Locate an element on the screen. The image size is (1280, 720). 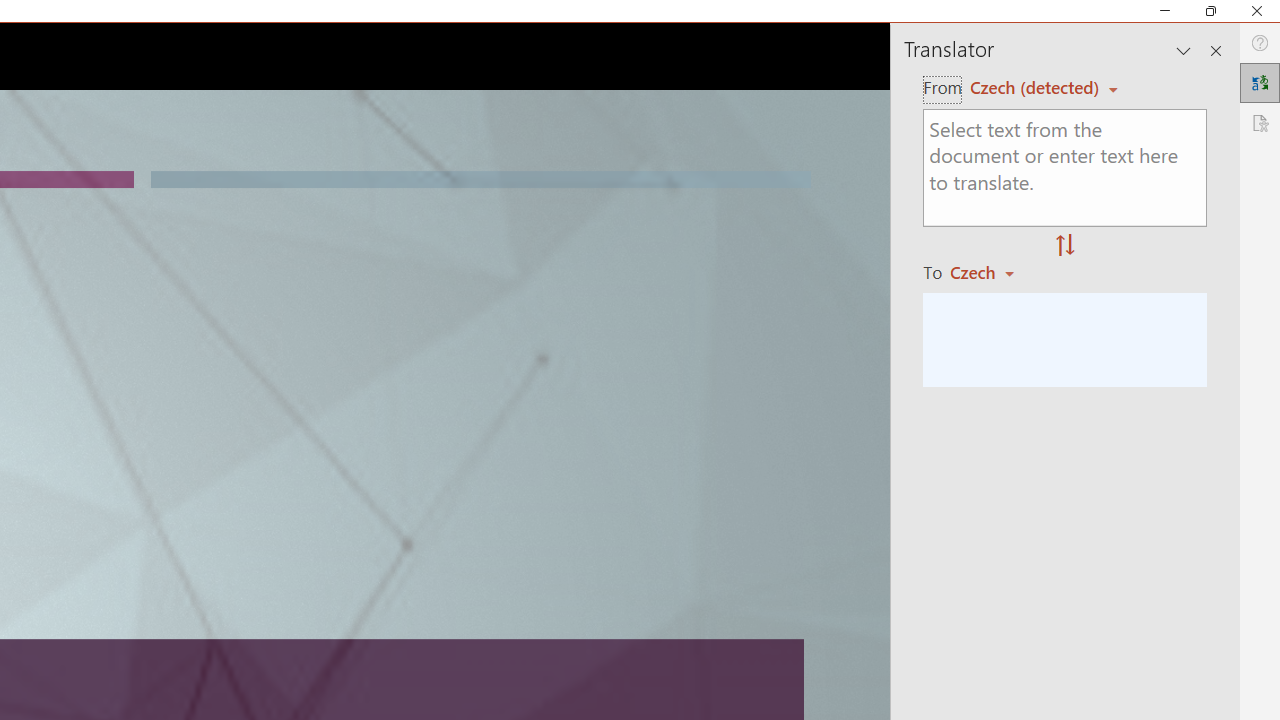
'Czech' is located at coordinates (991, 272).